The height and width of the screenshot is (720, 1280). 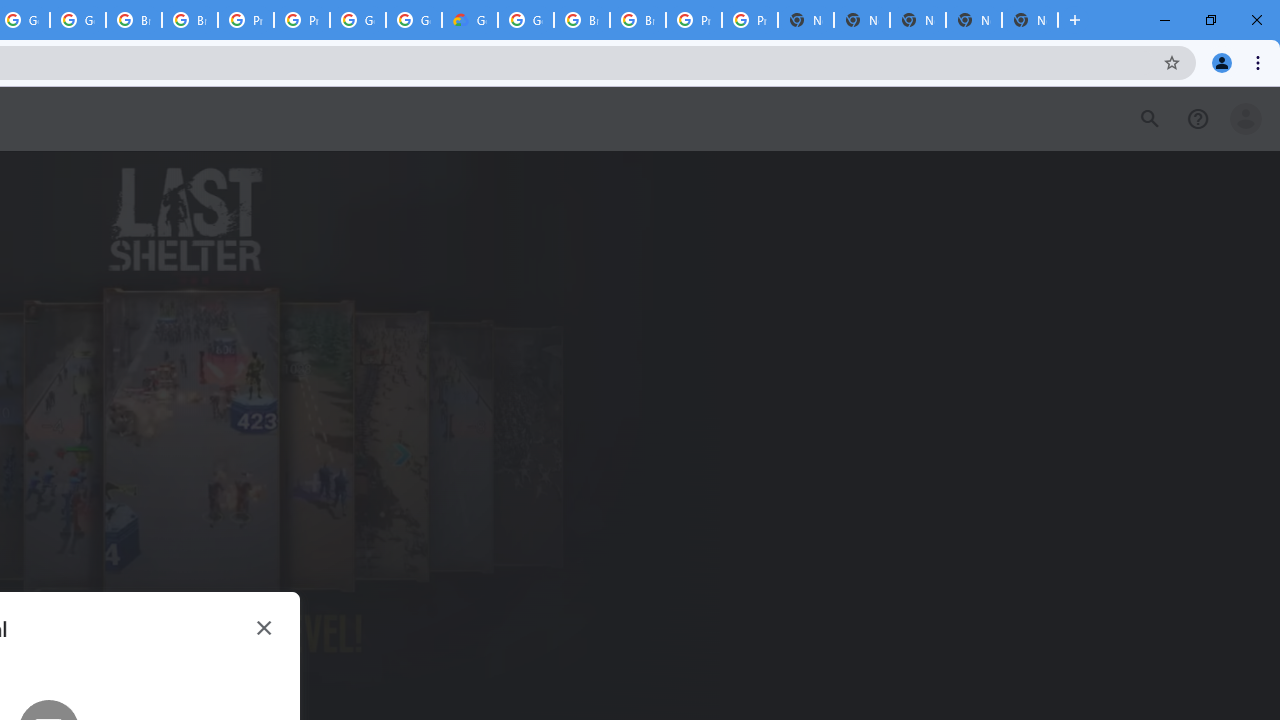 What do you see at coordinates (637, 20) in the screenshot?
I see `'Browse Chrome as a guest - Computer - Google Chrome Help'` at bounding box center [637, 20].